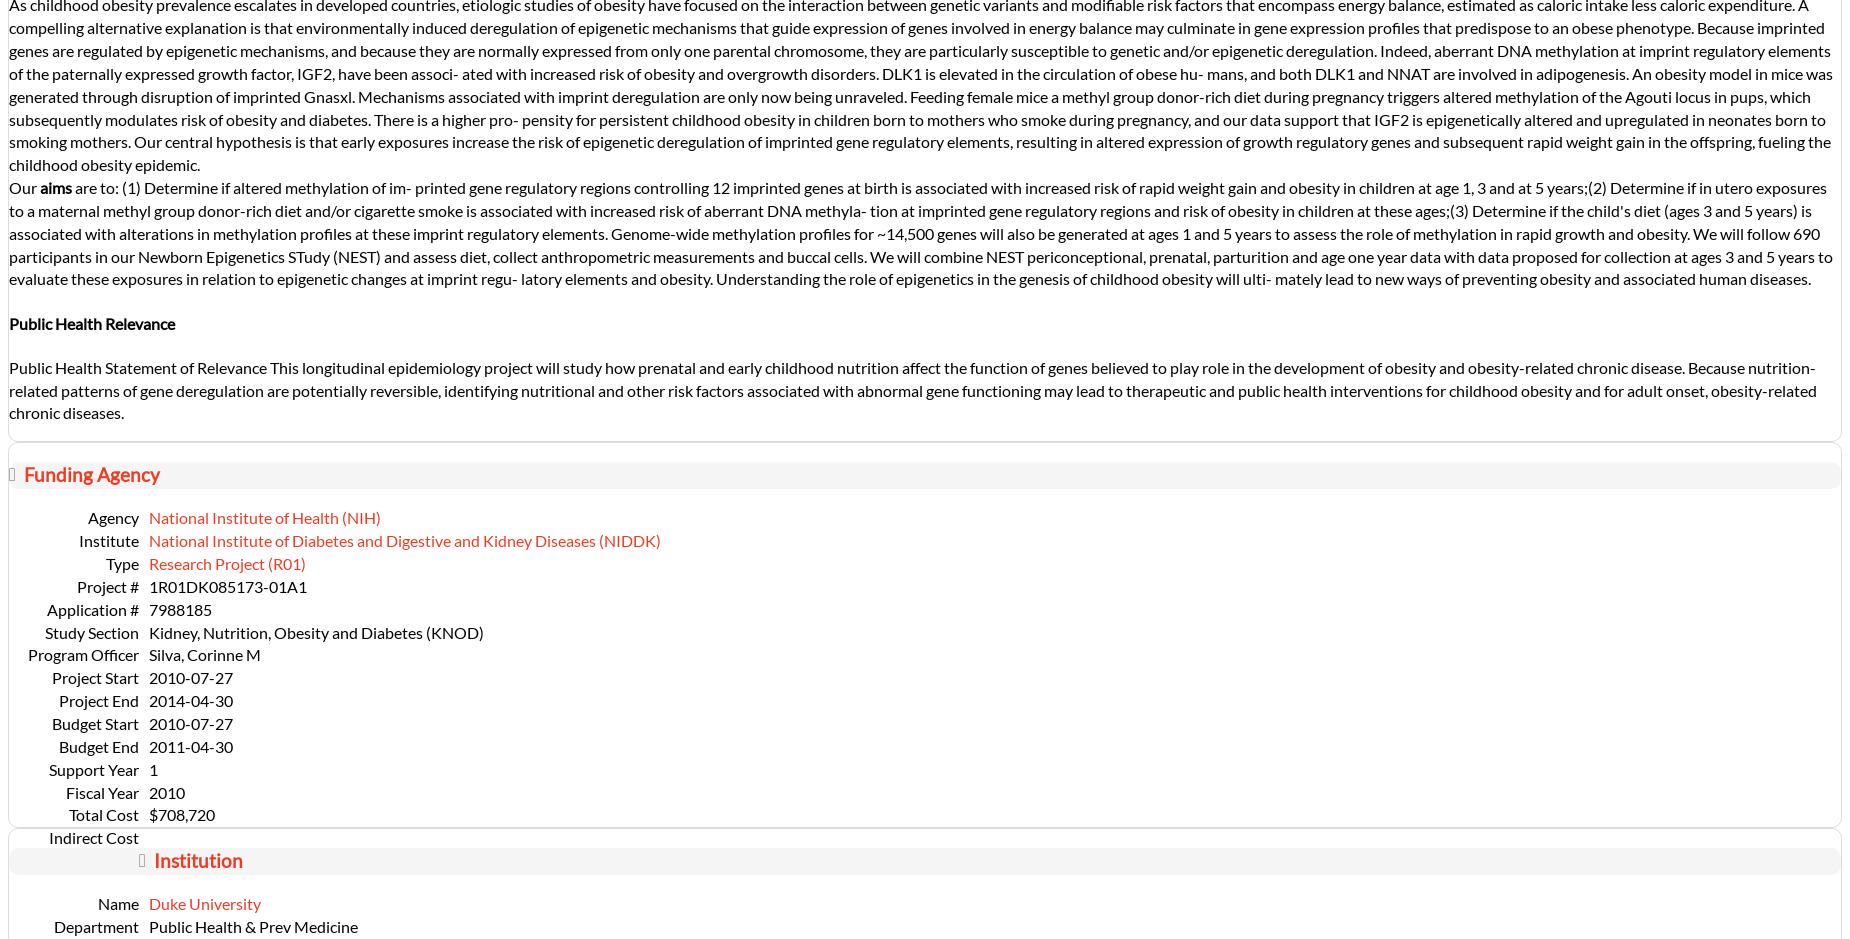  What do you see at coordinates (263, 517) in the screenshot?
I see `'National Institute of Health (NIH)'` at bounding box center [263, 517].